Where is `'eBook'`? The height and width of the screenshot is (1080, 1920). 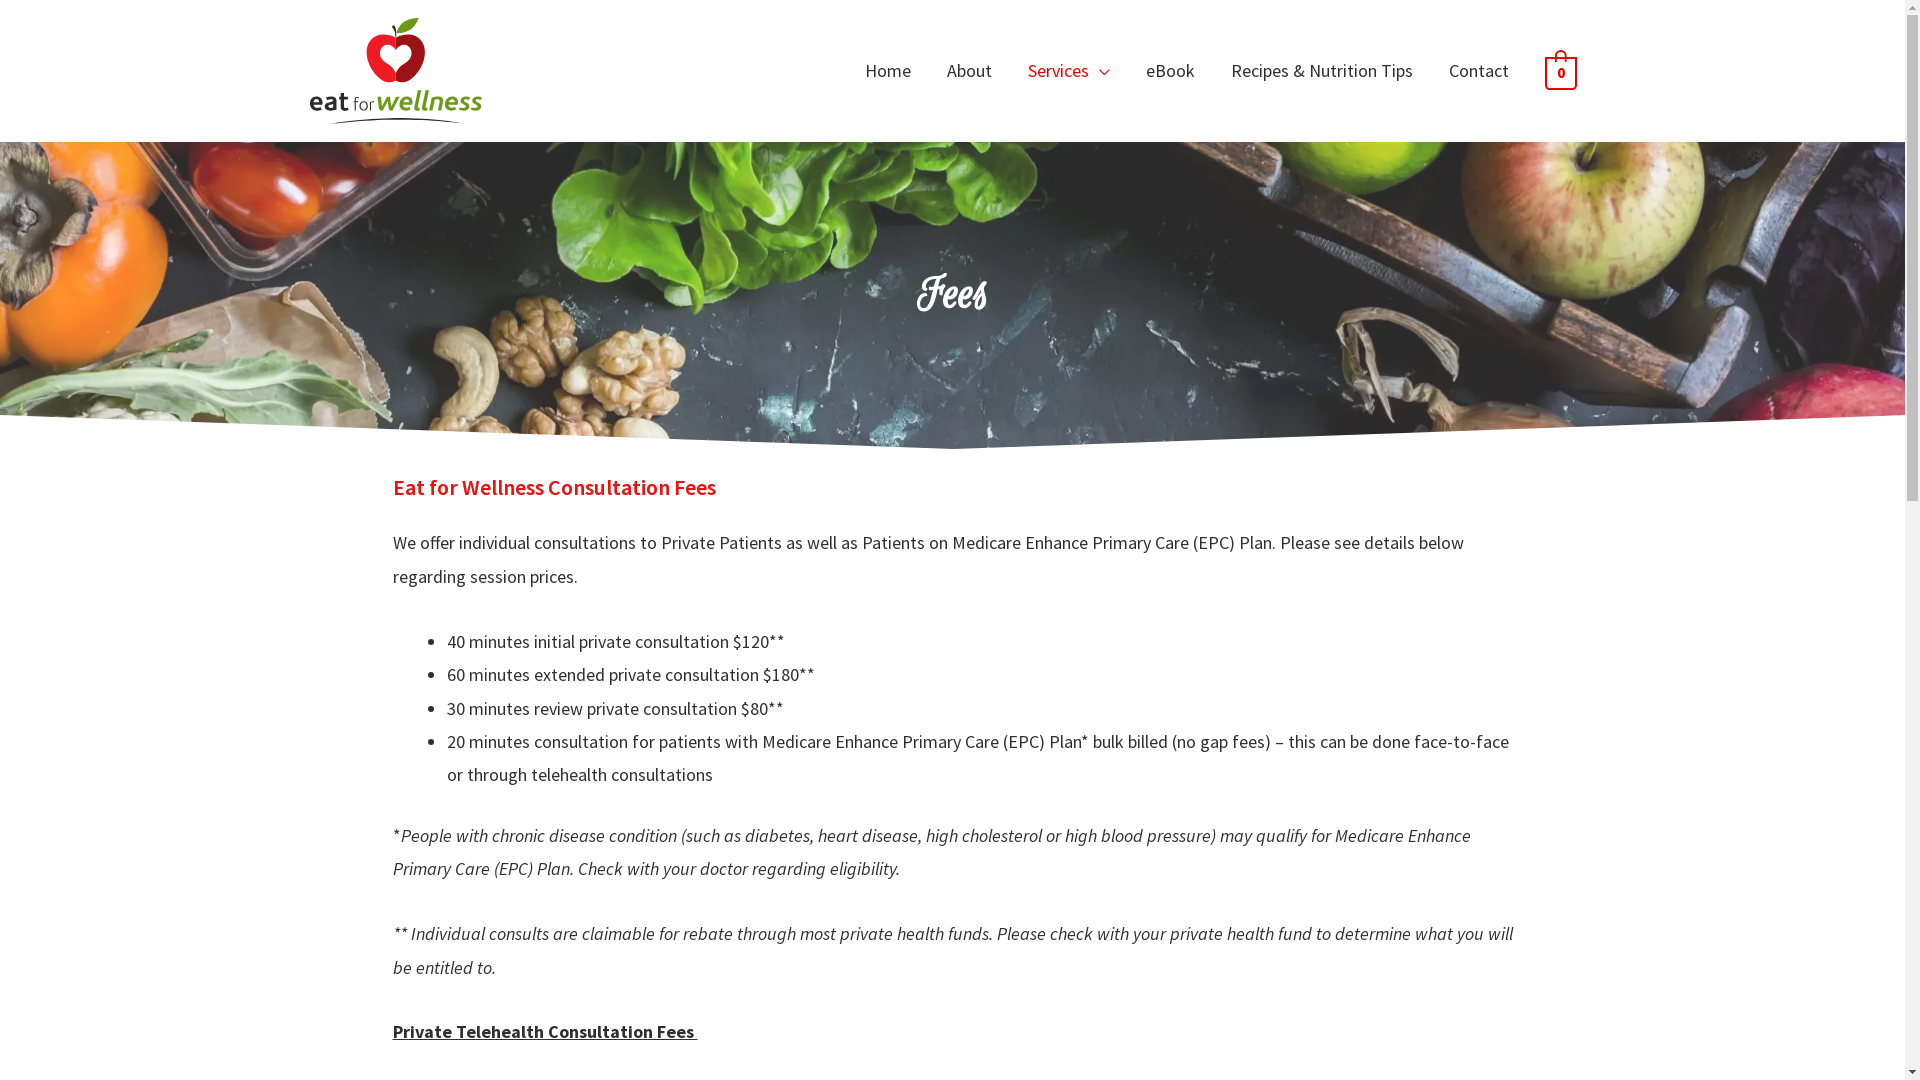 'eBook' is located at coordinates (1170, 69).